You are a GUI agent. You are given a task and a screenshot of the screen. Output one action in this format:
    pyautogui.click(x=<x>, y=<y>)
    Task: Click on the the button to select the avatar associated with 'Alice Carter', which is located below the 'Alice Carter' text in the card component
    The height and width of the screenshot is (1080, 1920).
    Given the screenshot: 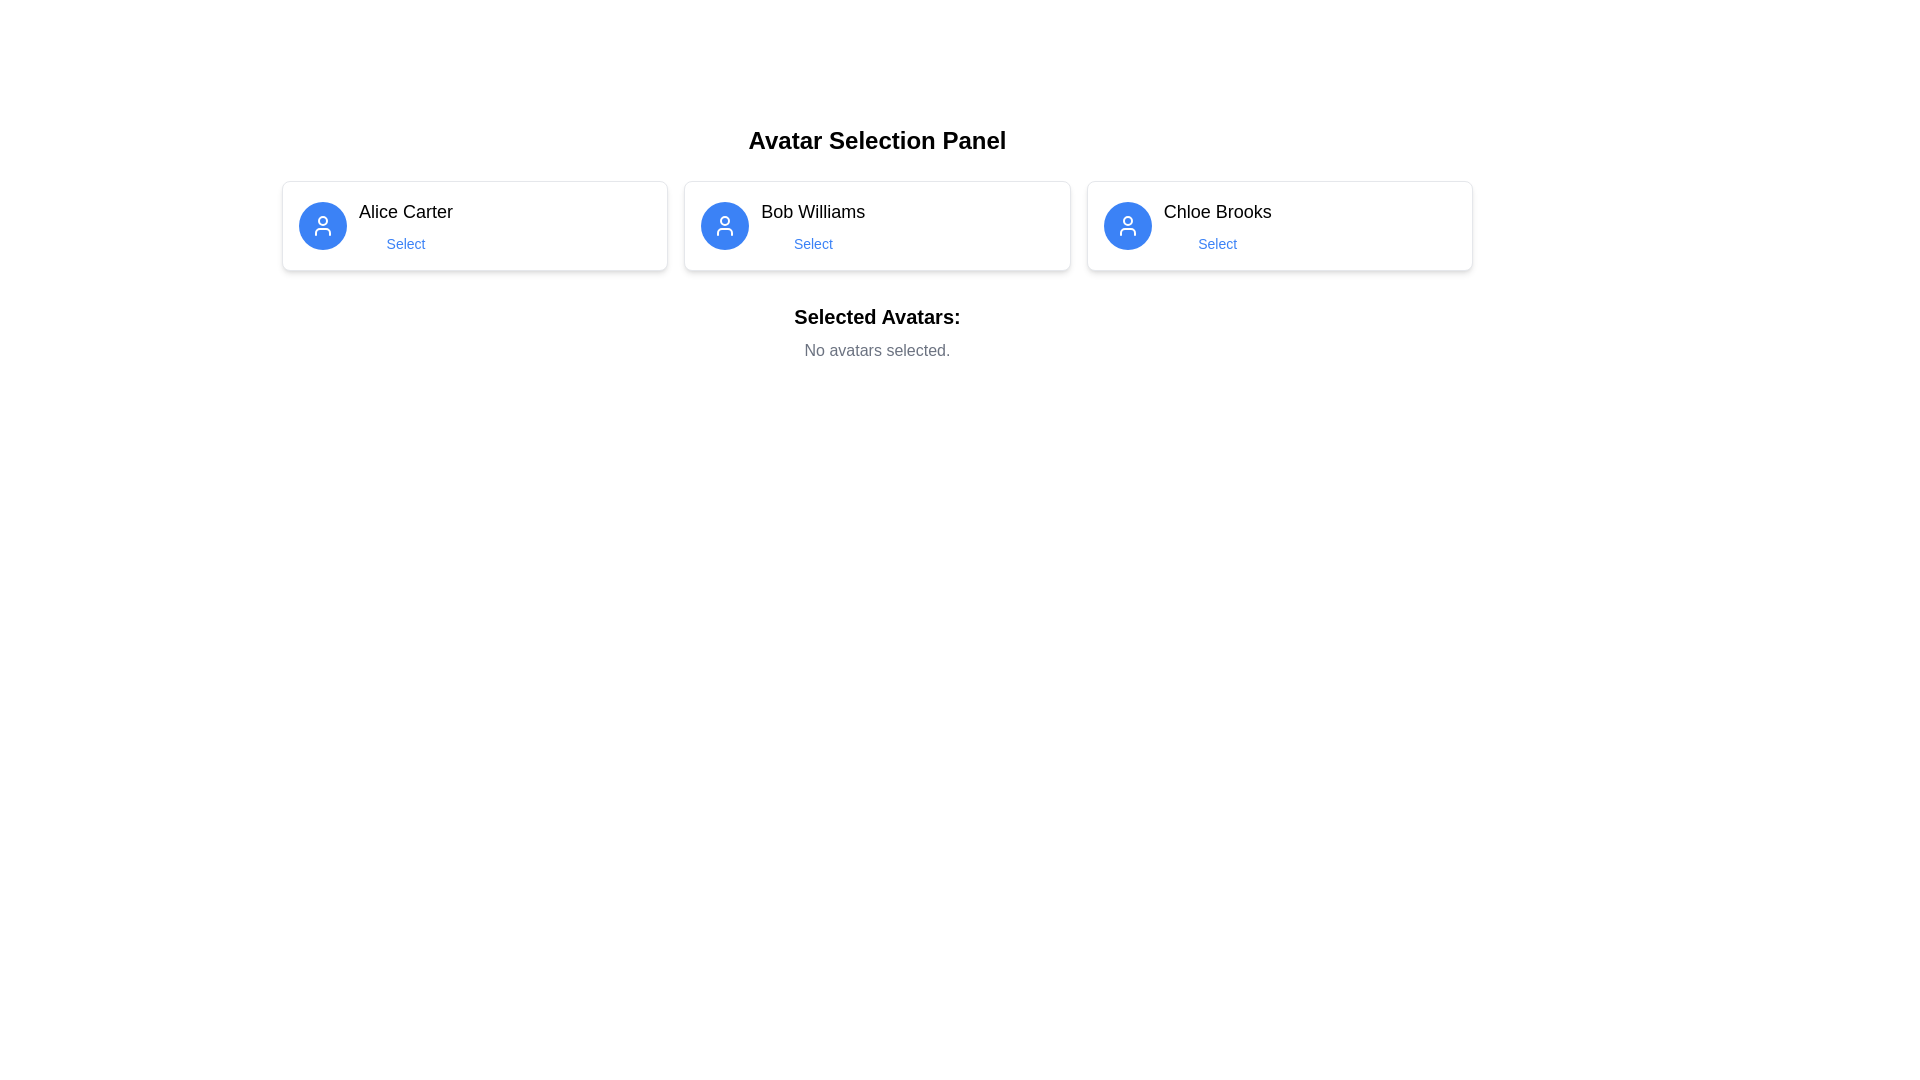 What is the action you would take?
    pyautogui.click(x=405, y=242)
    